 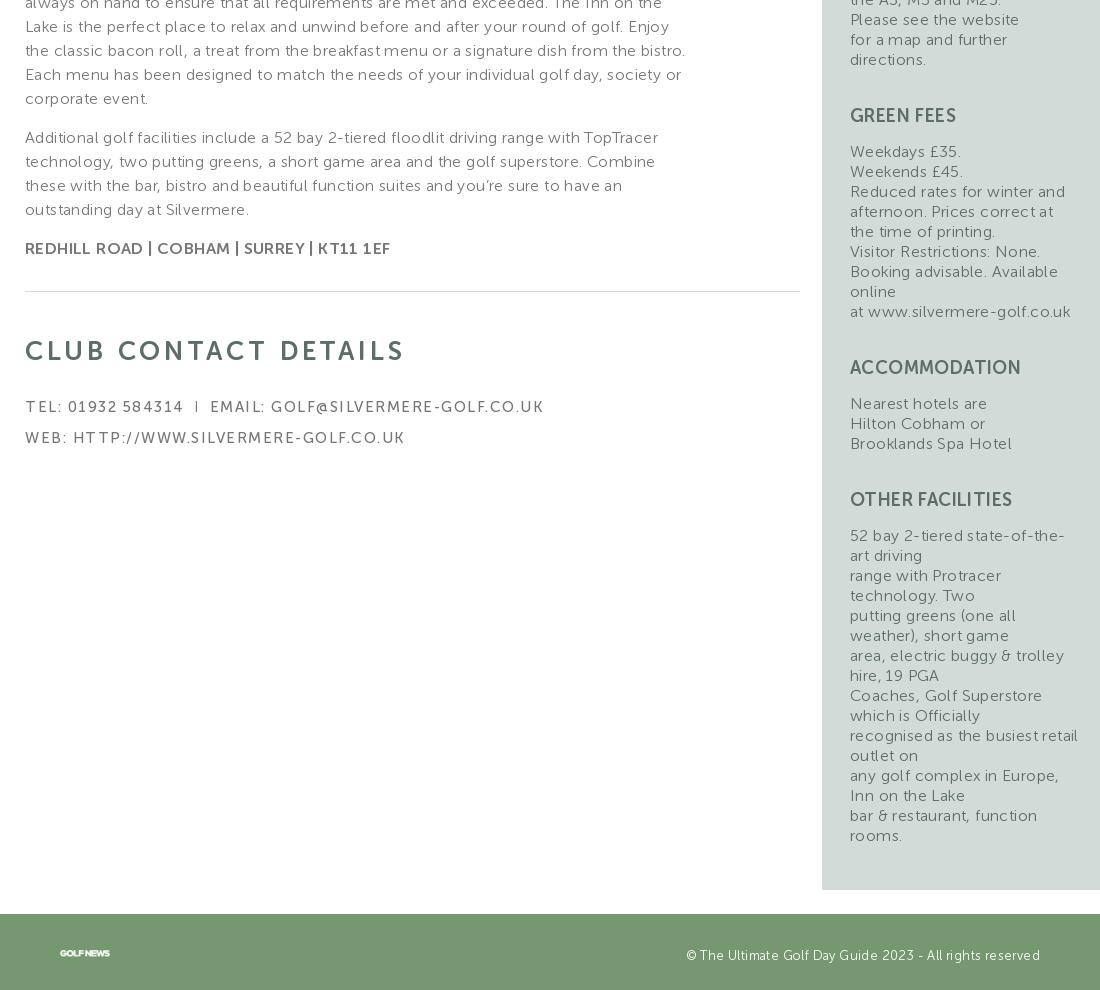 I want to click on 'All rights reserved', so click(x=982, y=955).